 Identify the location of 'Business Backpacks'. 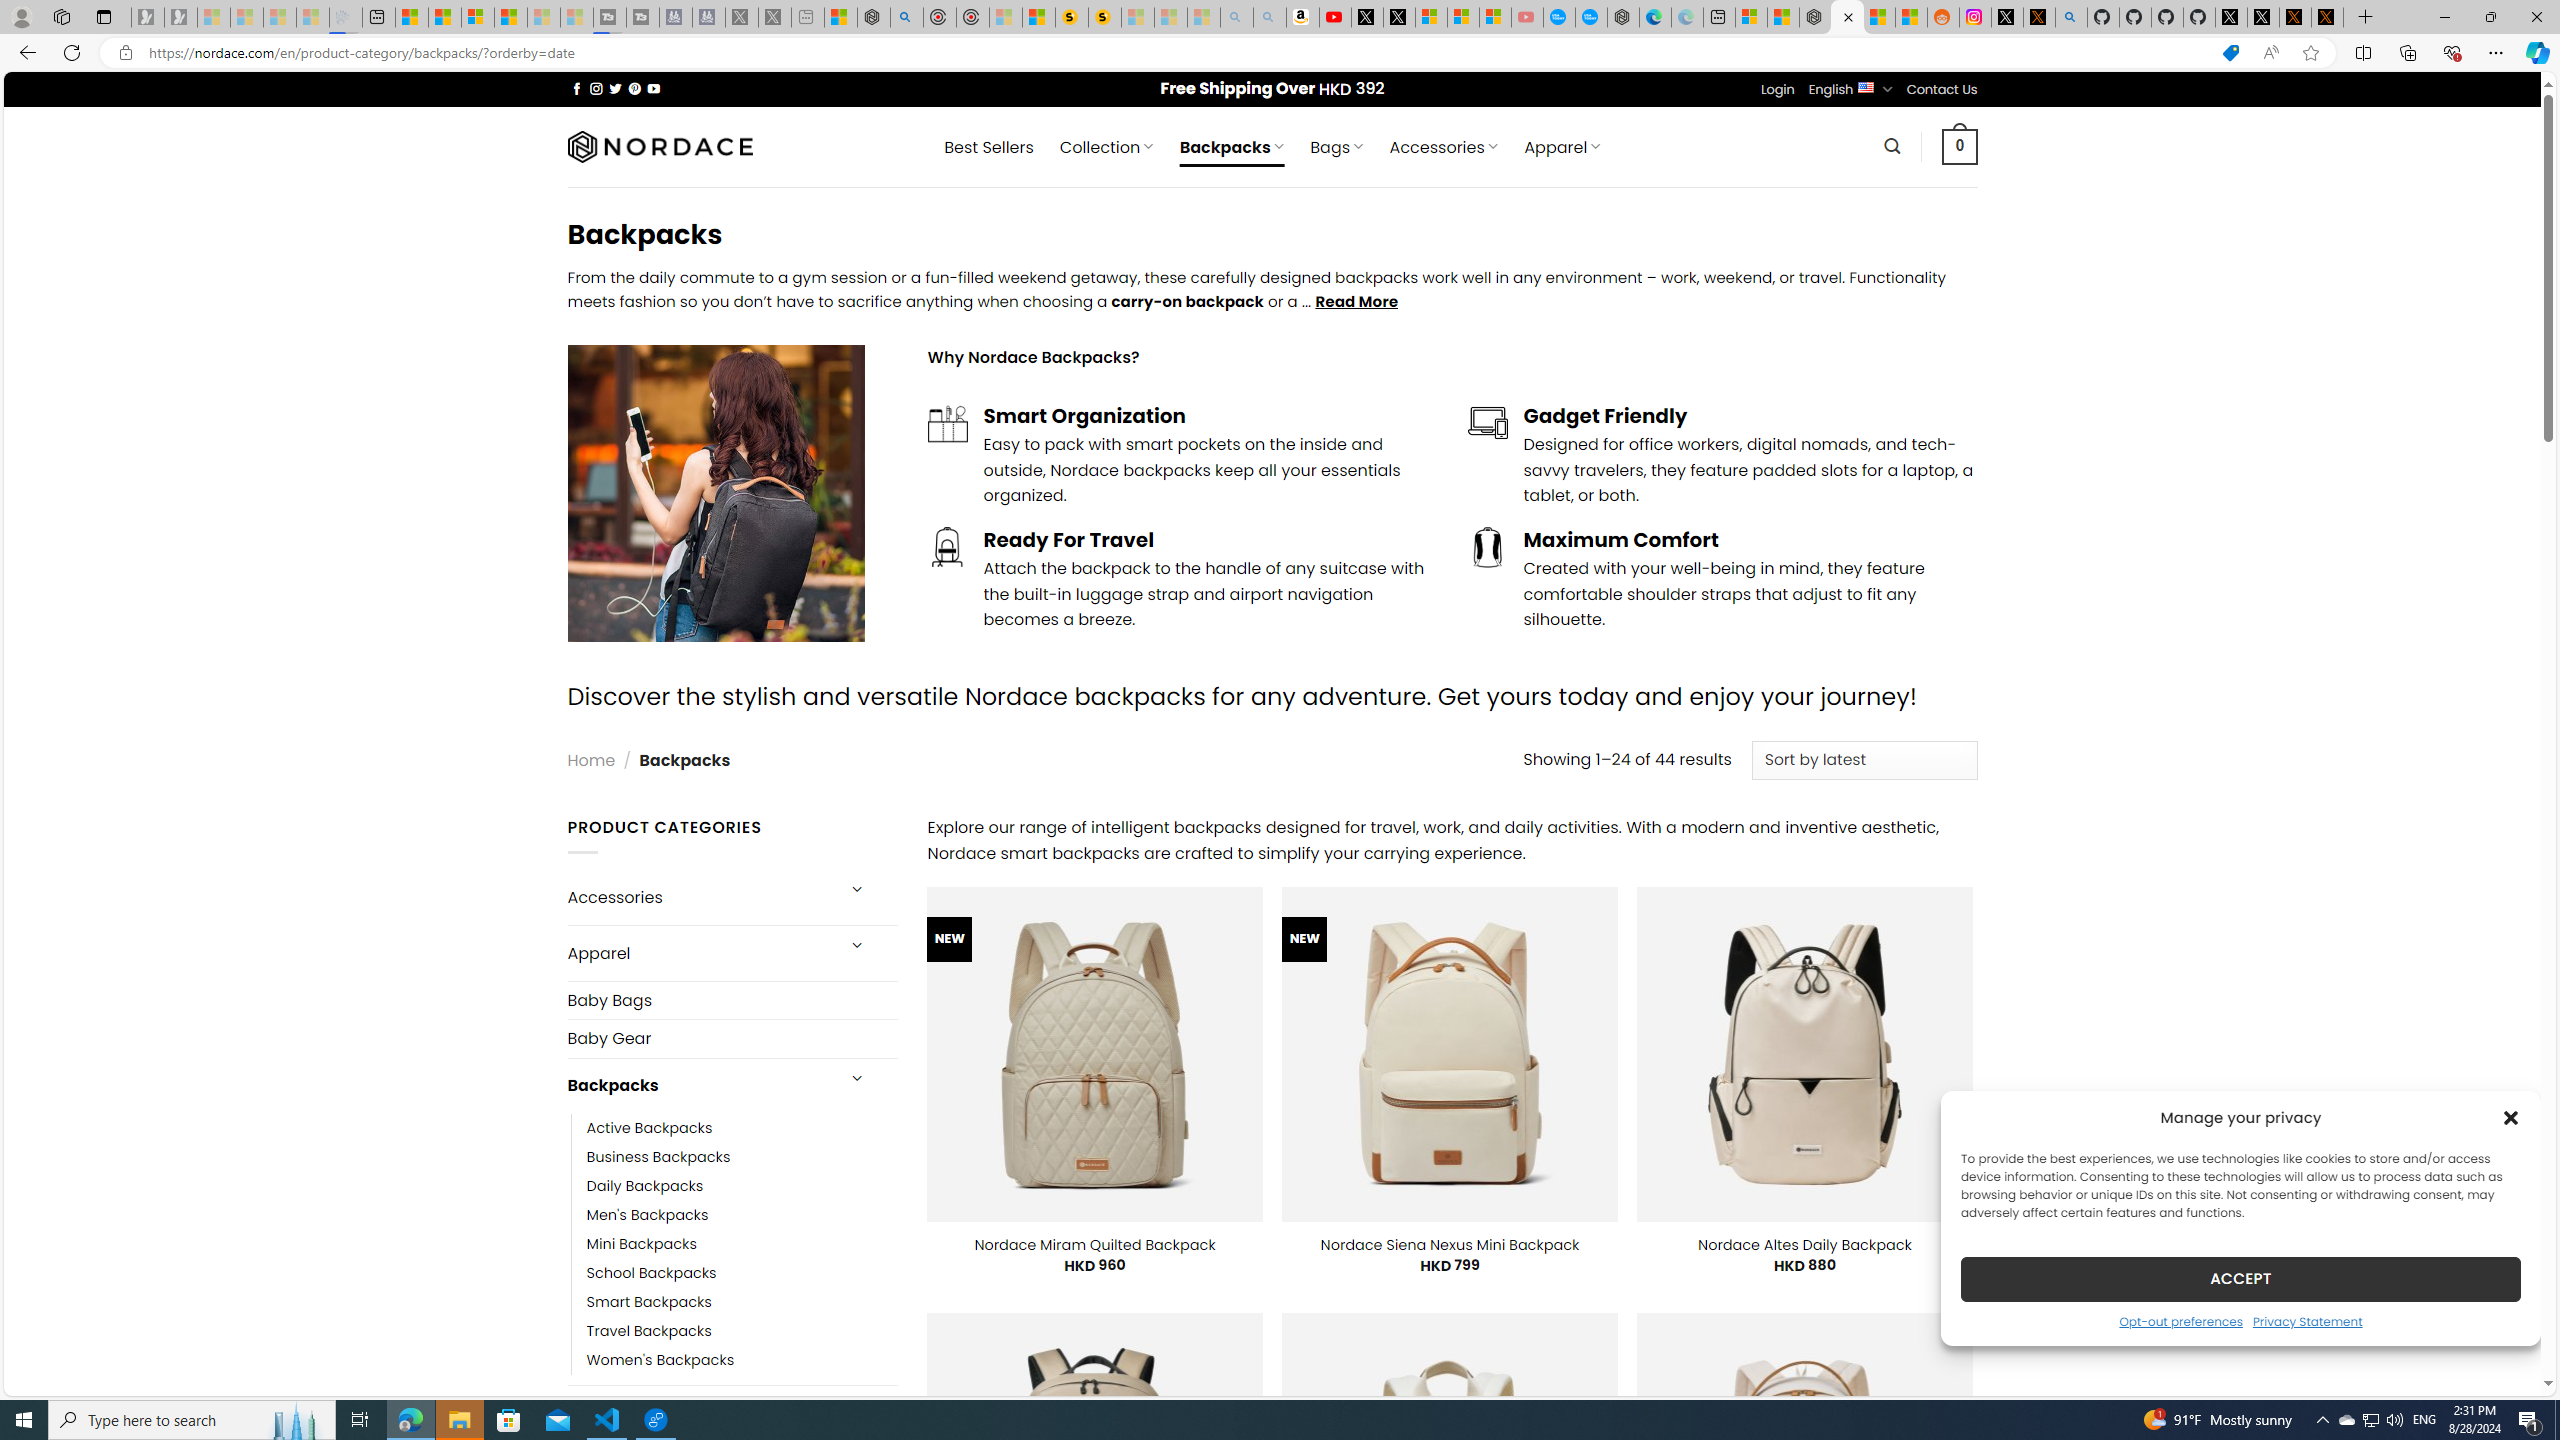
(659, 1156).